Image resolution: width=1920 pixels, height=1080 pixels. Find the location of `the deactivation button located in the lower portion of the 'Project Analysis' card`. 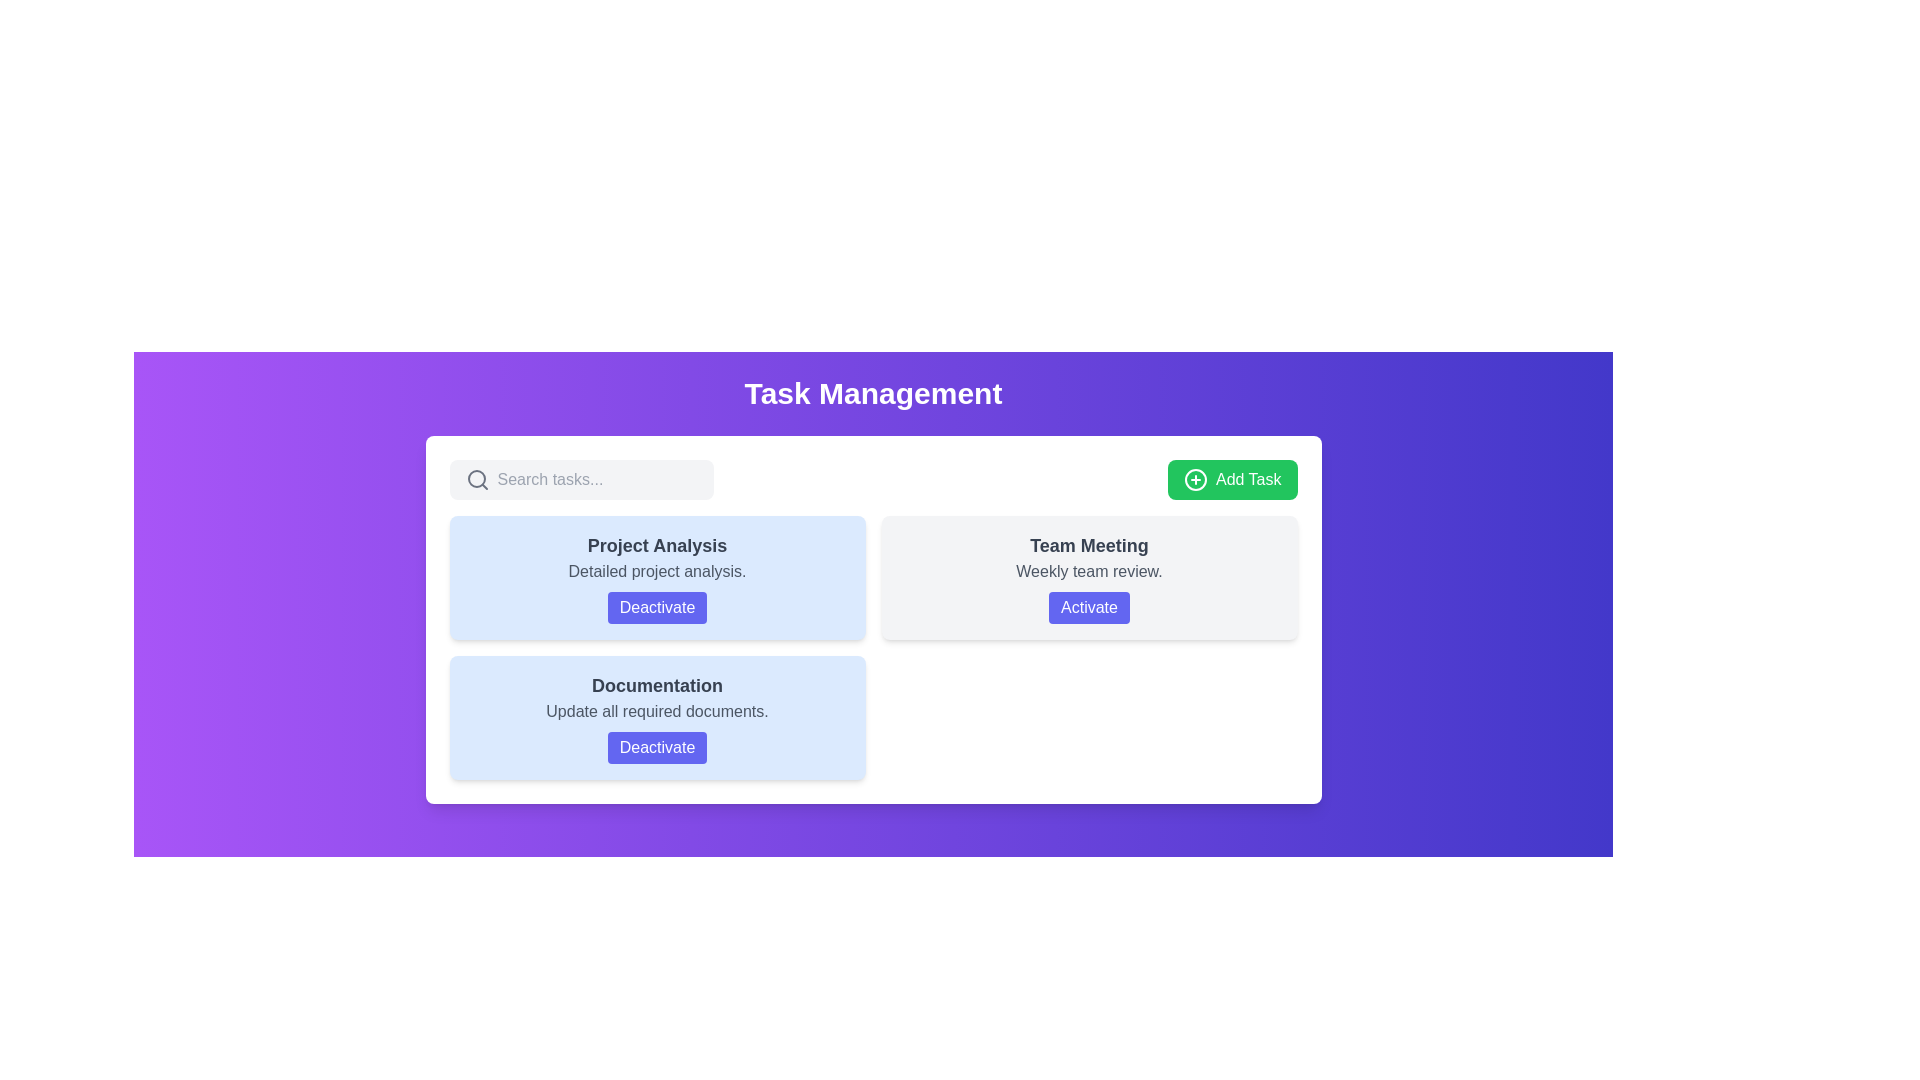

the deactivation button located in the lower portion of the 'Project Analysis' card is located at coordinates (657, 607).